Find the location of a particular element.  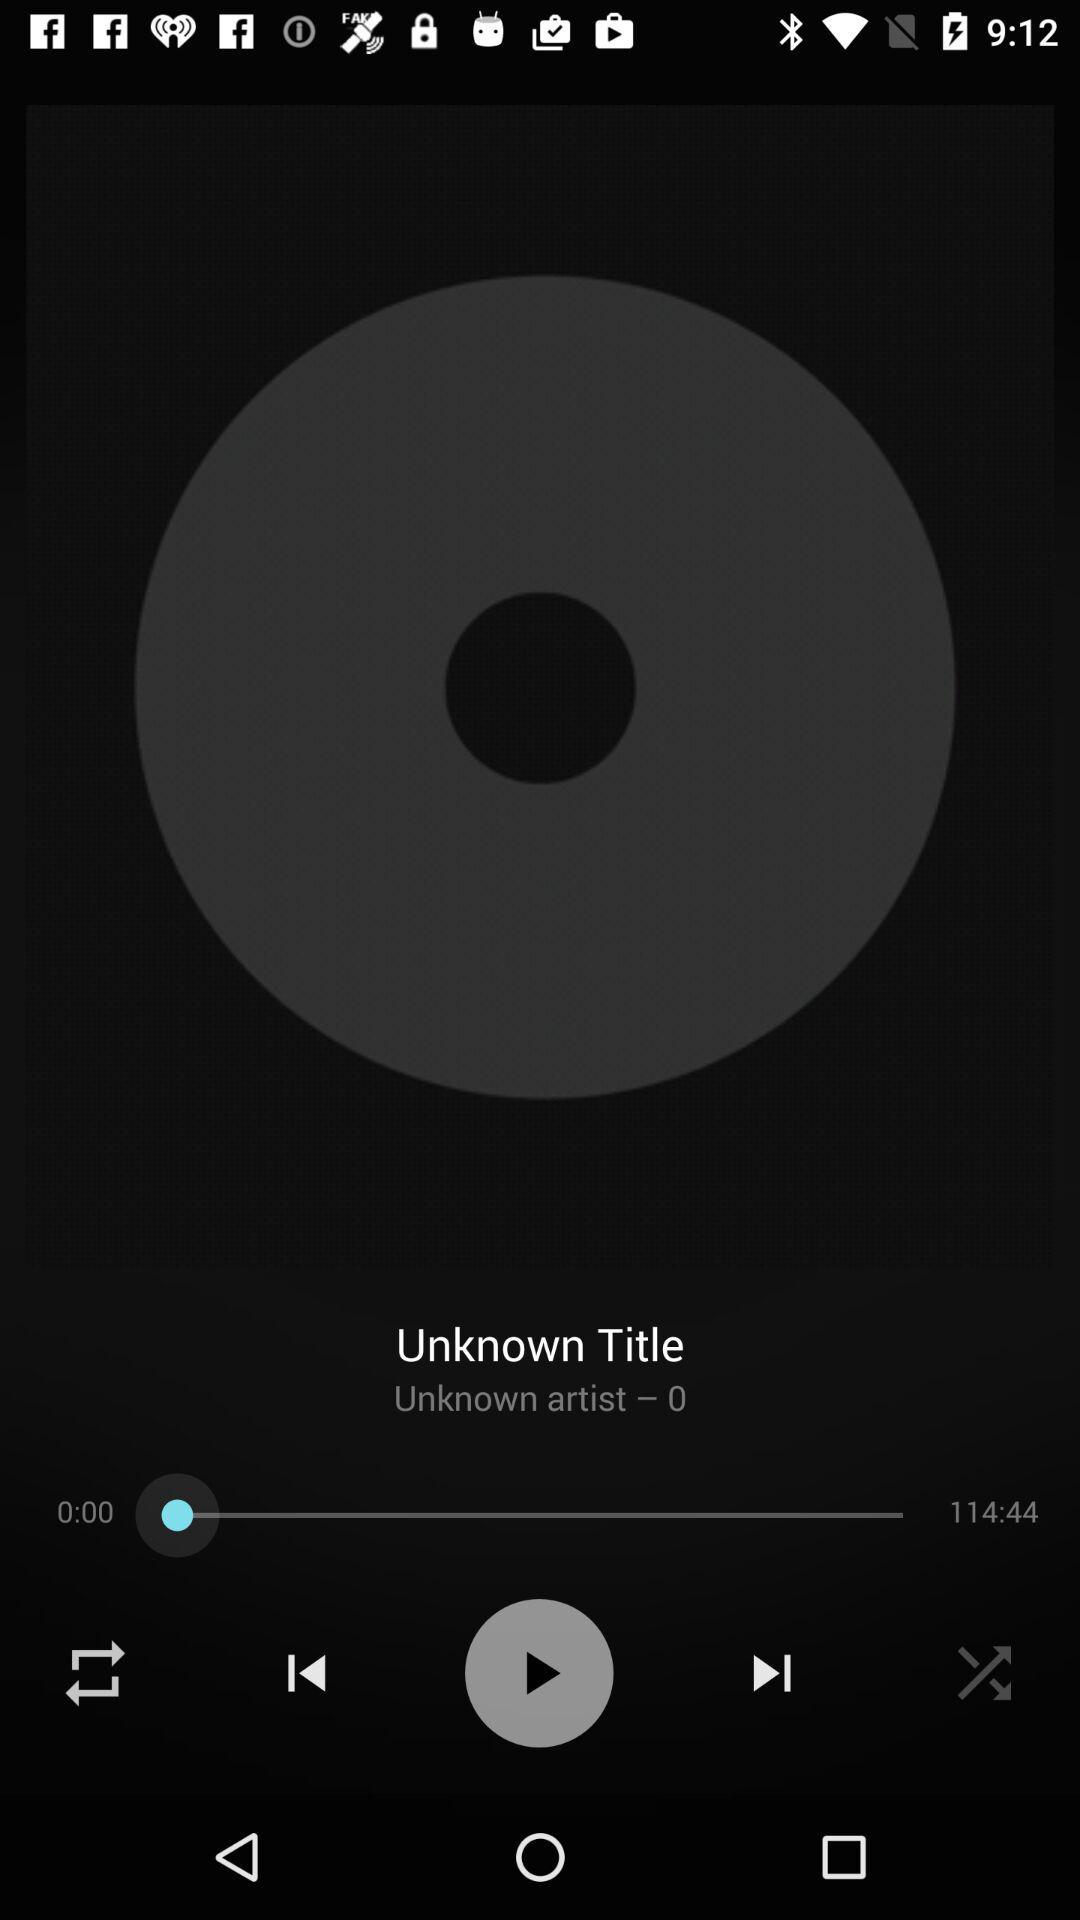

audio file is located at coordinates (538, 1673).